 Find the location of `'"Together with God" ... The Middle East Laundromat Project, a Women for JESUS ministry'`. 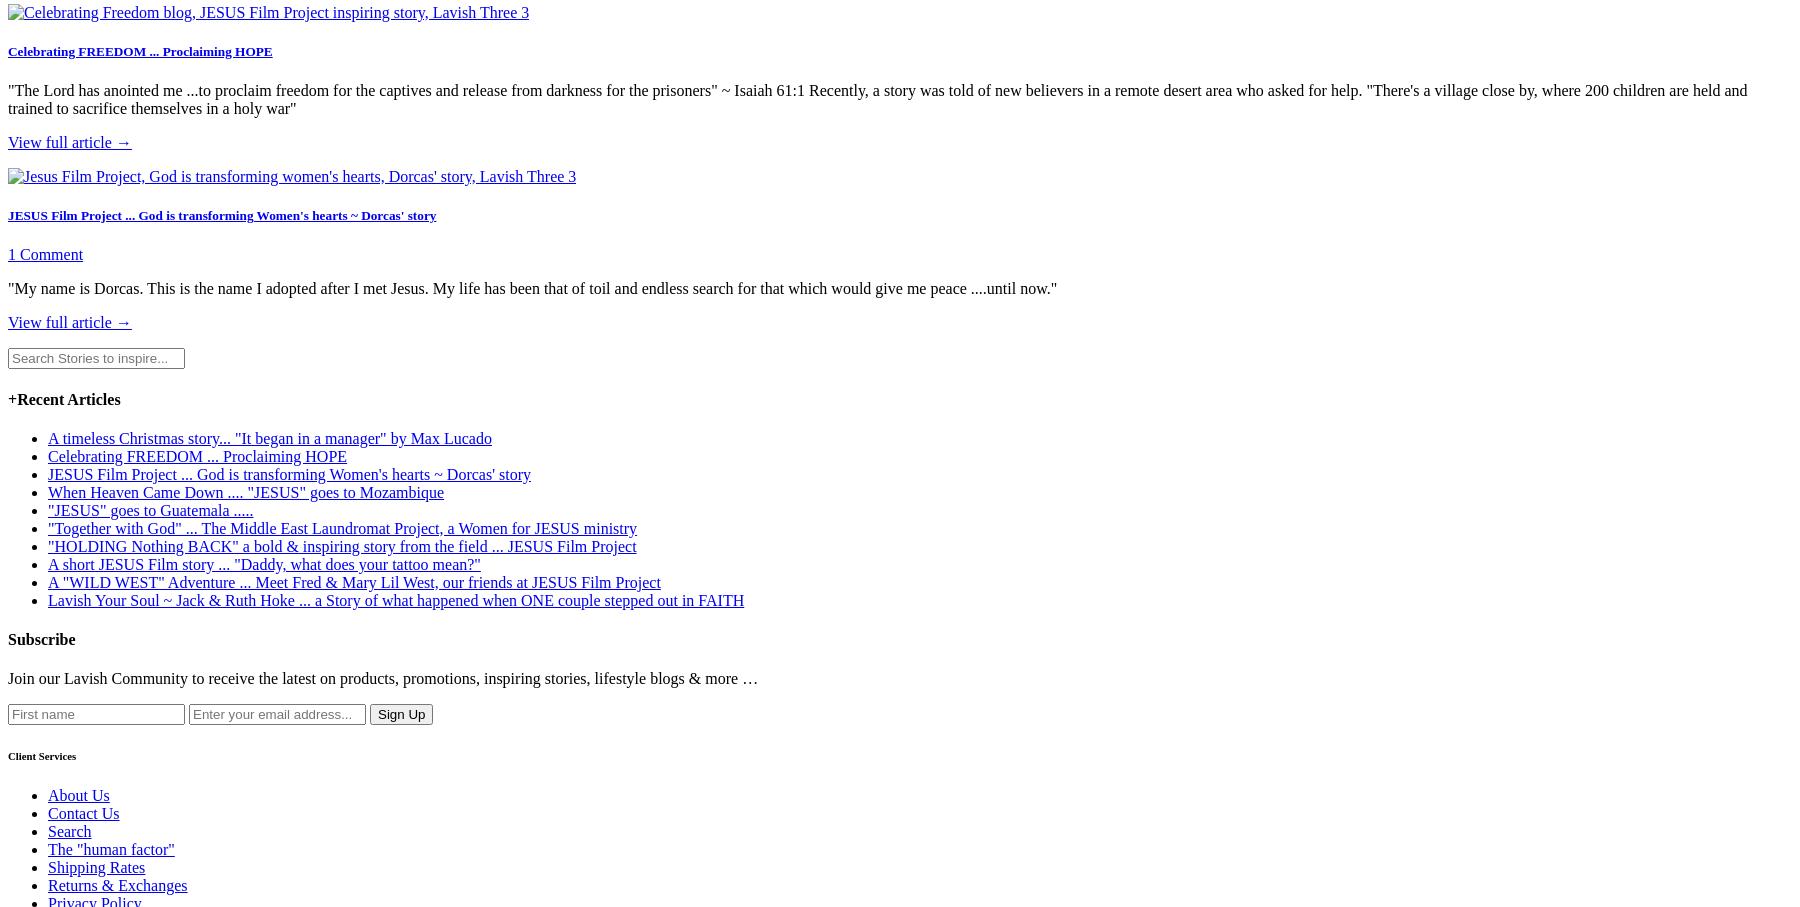

'"Together with God" ... The Middle East Laundromat Project, a Women for JESUS ministry' is located at coordinates (342, 526).